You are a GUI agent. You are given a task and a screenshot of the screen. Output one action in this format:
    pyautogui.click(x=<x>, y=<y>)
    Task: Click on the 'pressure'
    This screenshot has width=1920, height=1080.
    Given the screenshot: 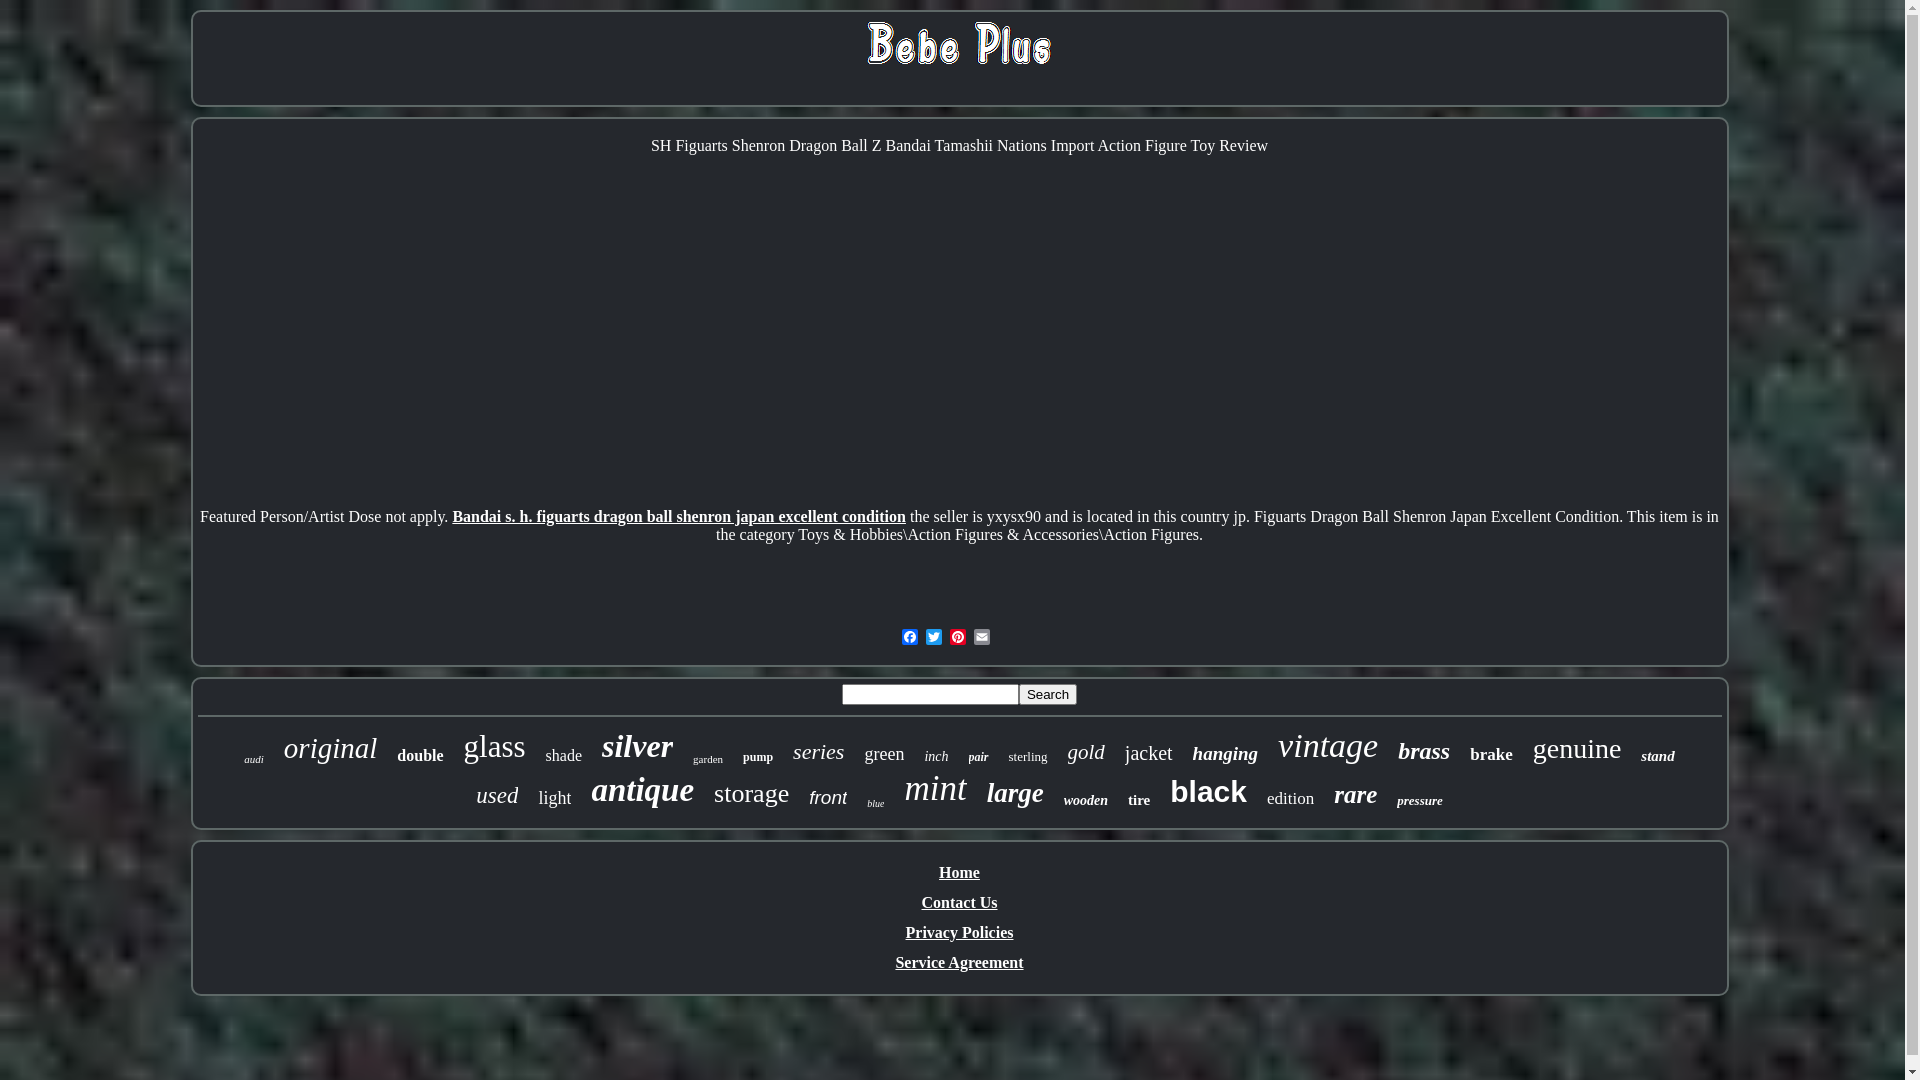 What is the action you would take?
    pyautogui.click(x=1395, y=800)
    